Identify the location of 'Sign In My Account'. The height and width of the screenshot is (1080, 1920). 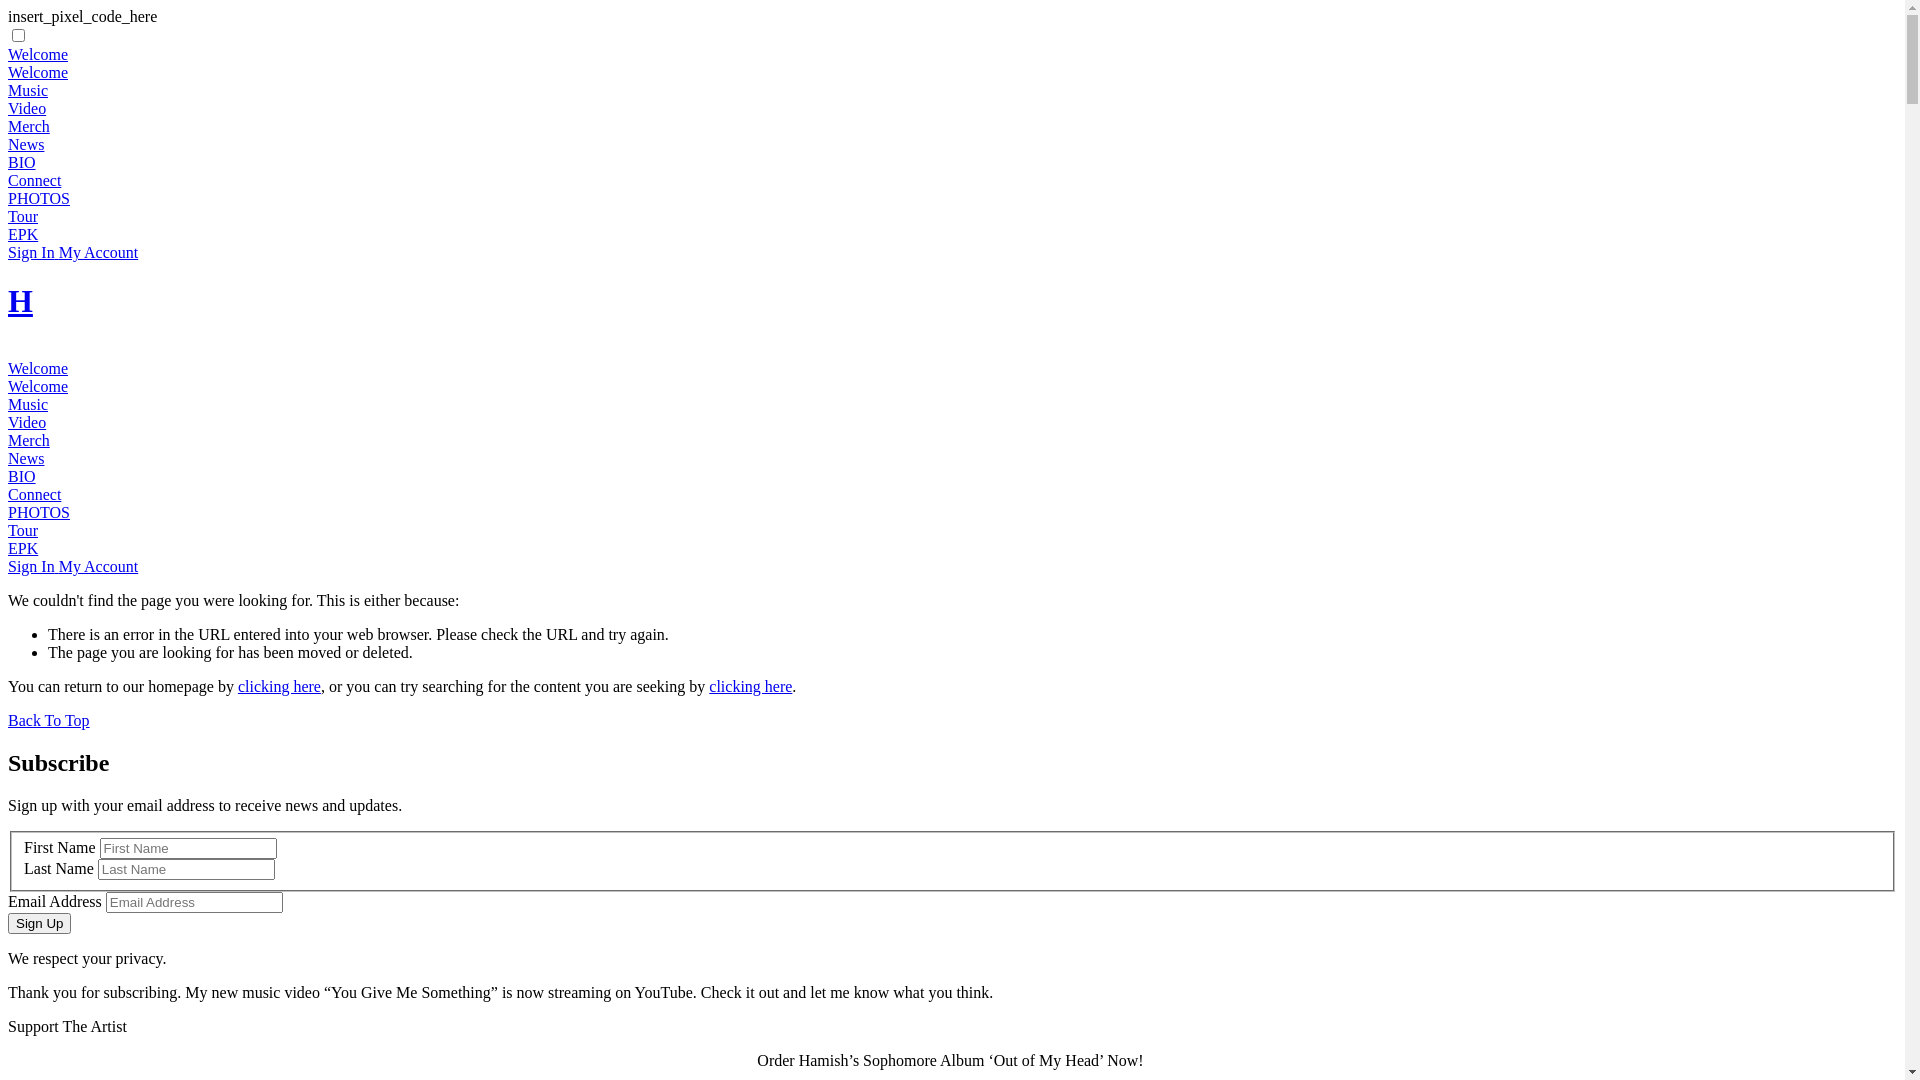
(72, 251).